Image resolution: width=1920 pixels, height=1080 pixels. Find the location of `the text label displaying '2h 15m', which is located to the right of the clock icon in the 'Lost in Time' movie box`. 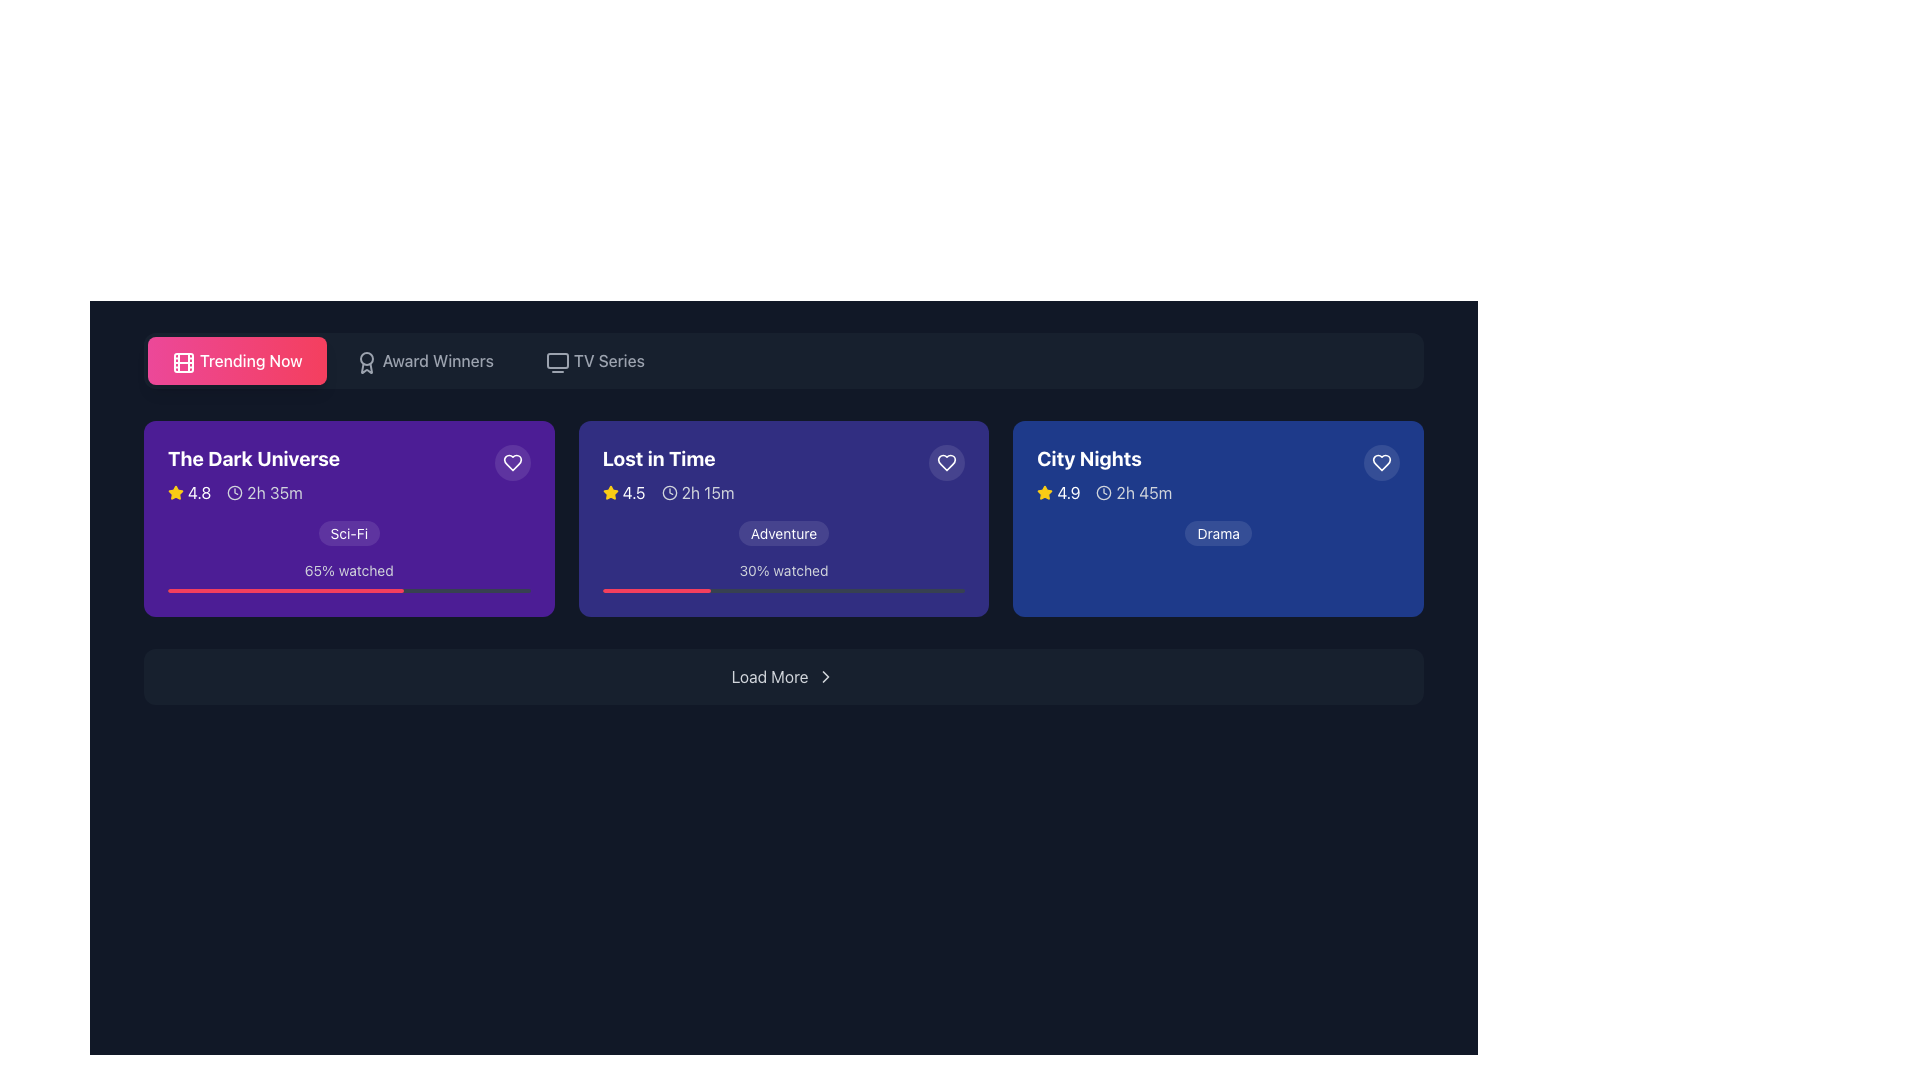

the text label displaying '2h 15m', which is located to the right of the clock icon in the 'Lost in Time' movie box is located at coordinates (708, 493).